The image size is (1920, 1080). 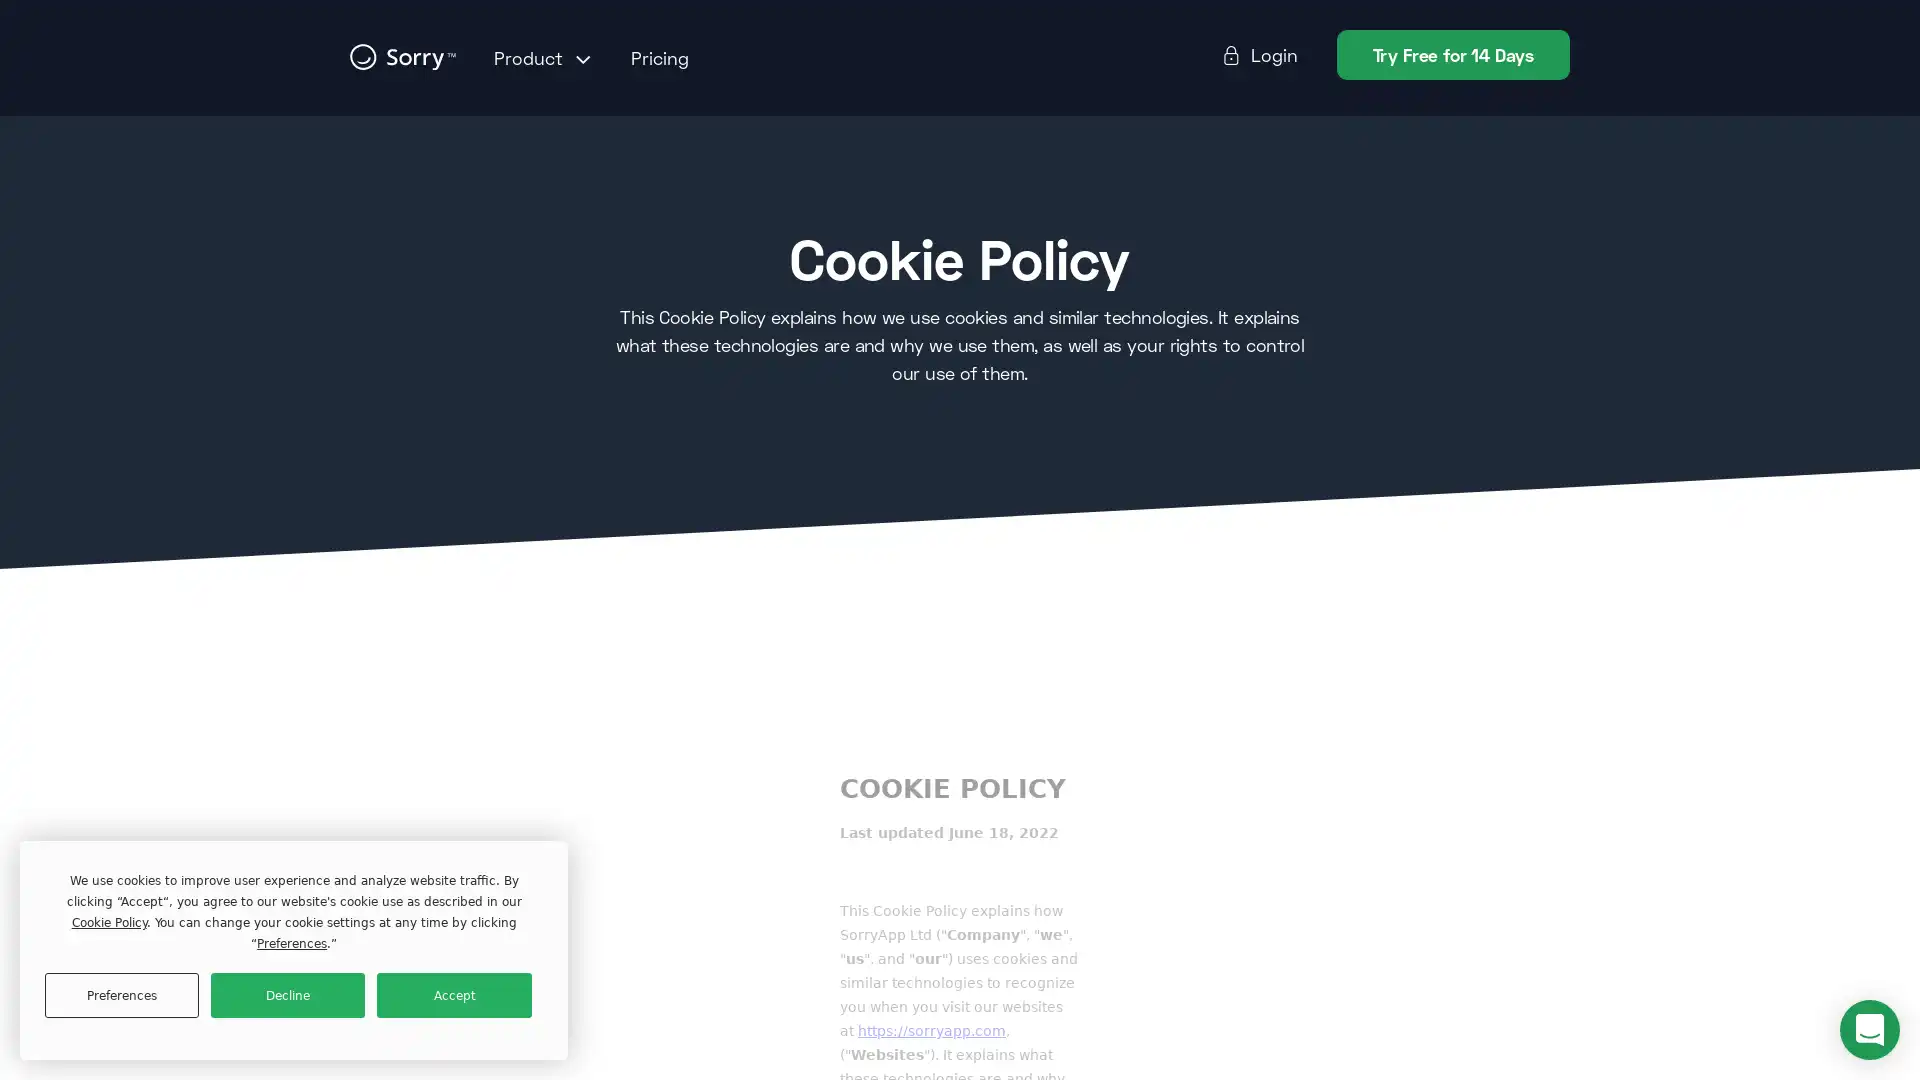 I want to click on Open Intercom Messenger, so click(x=1869, y=1029).